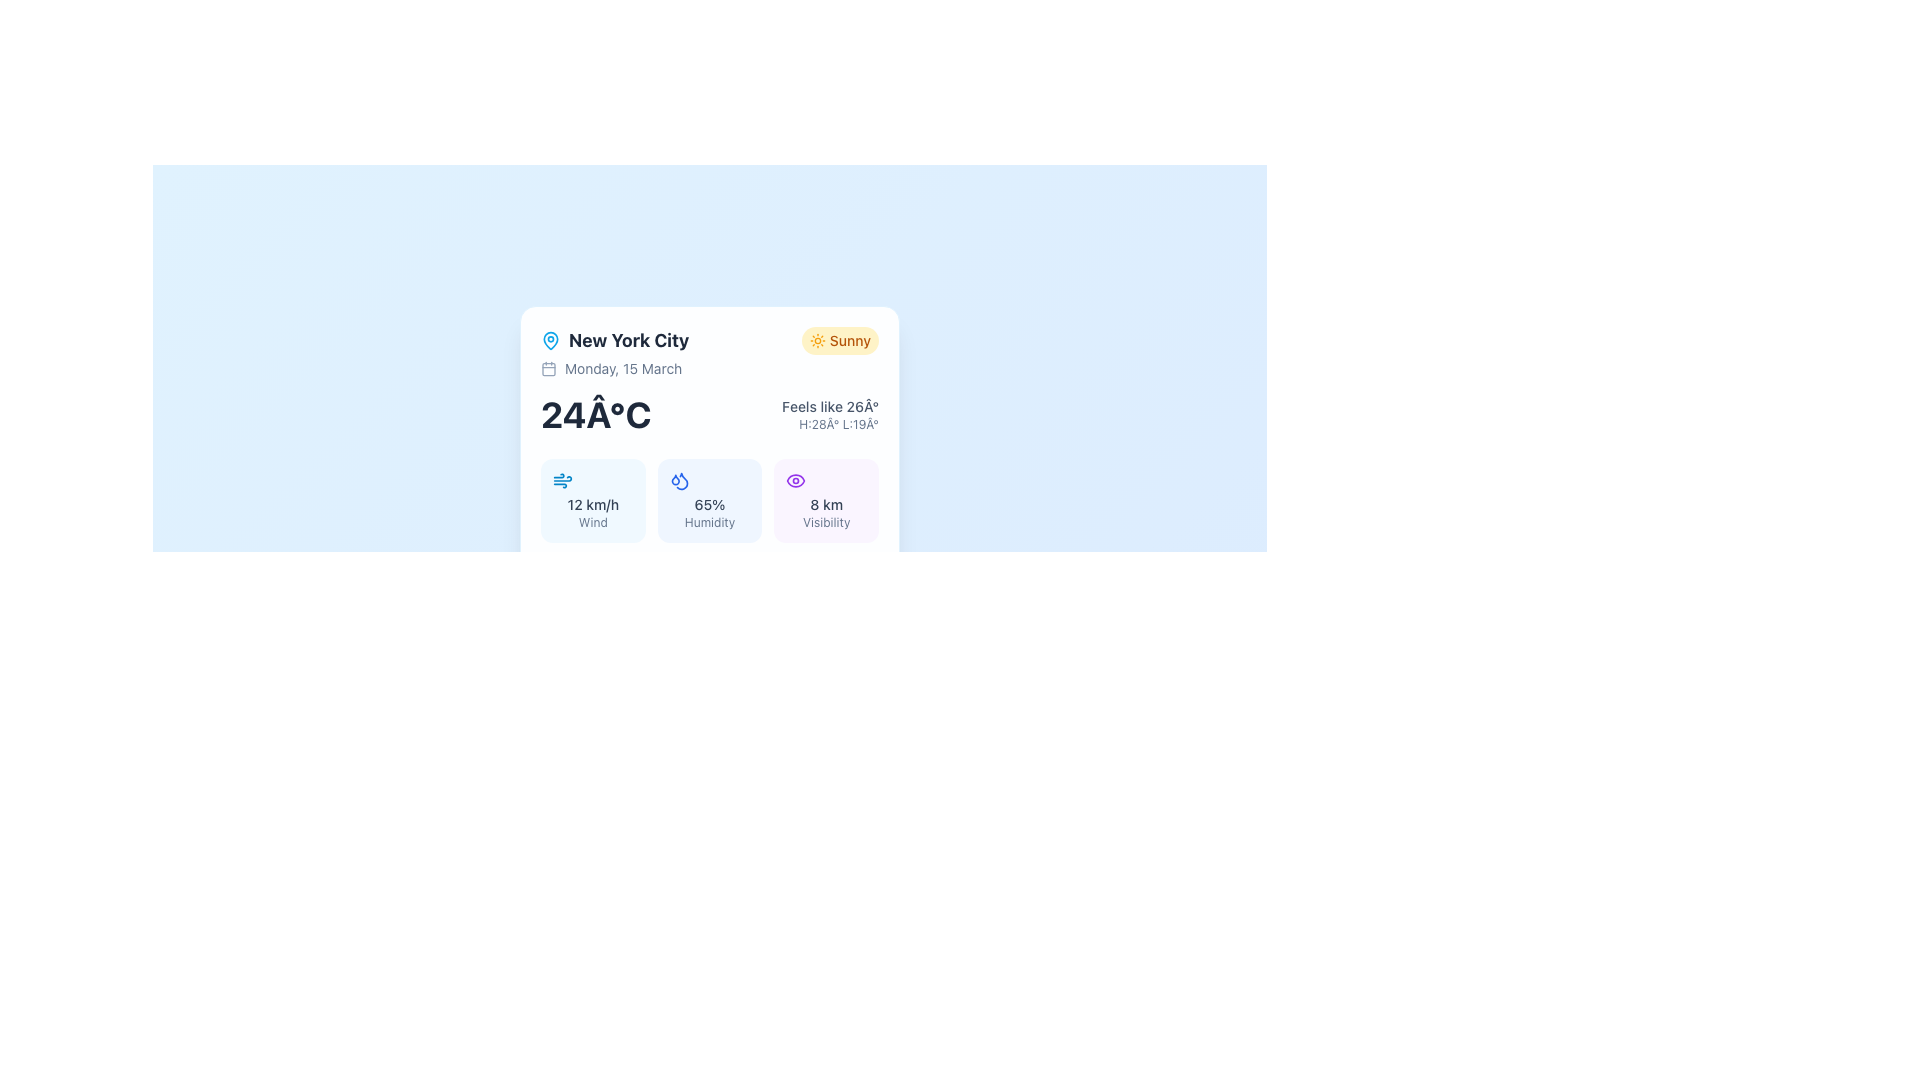 This screenshot has height=1080, width=1920. Describe the element at coordinates (551, 338) in the screenshot. I see `SVG map pin element that indicates weather details for 'New York City' using developer tools` at that location.